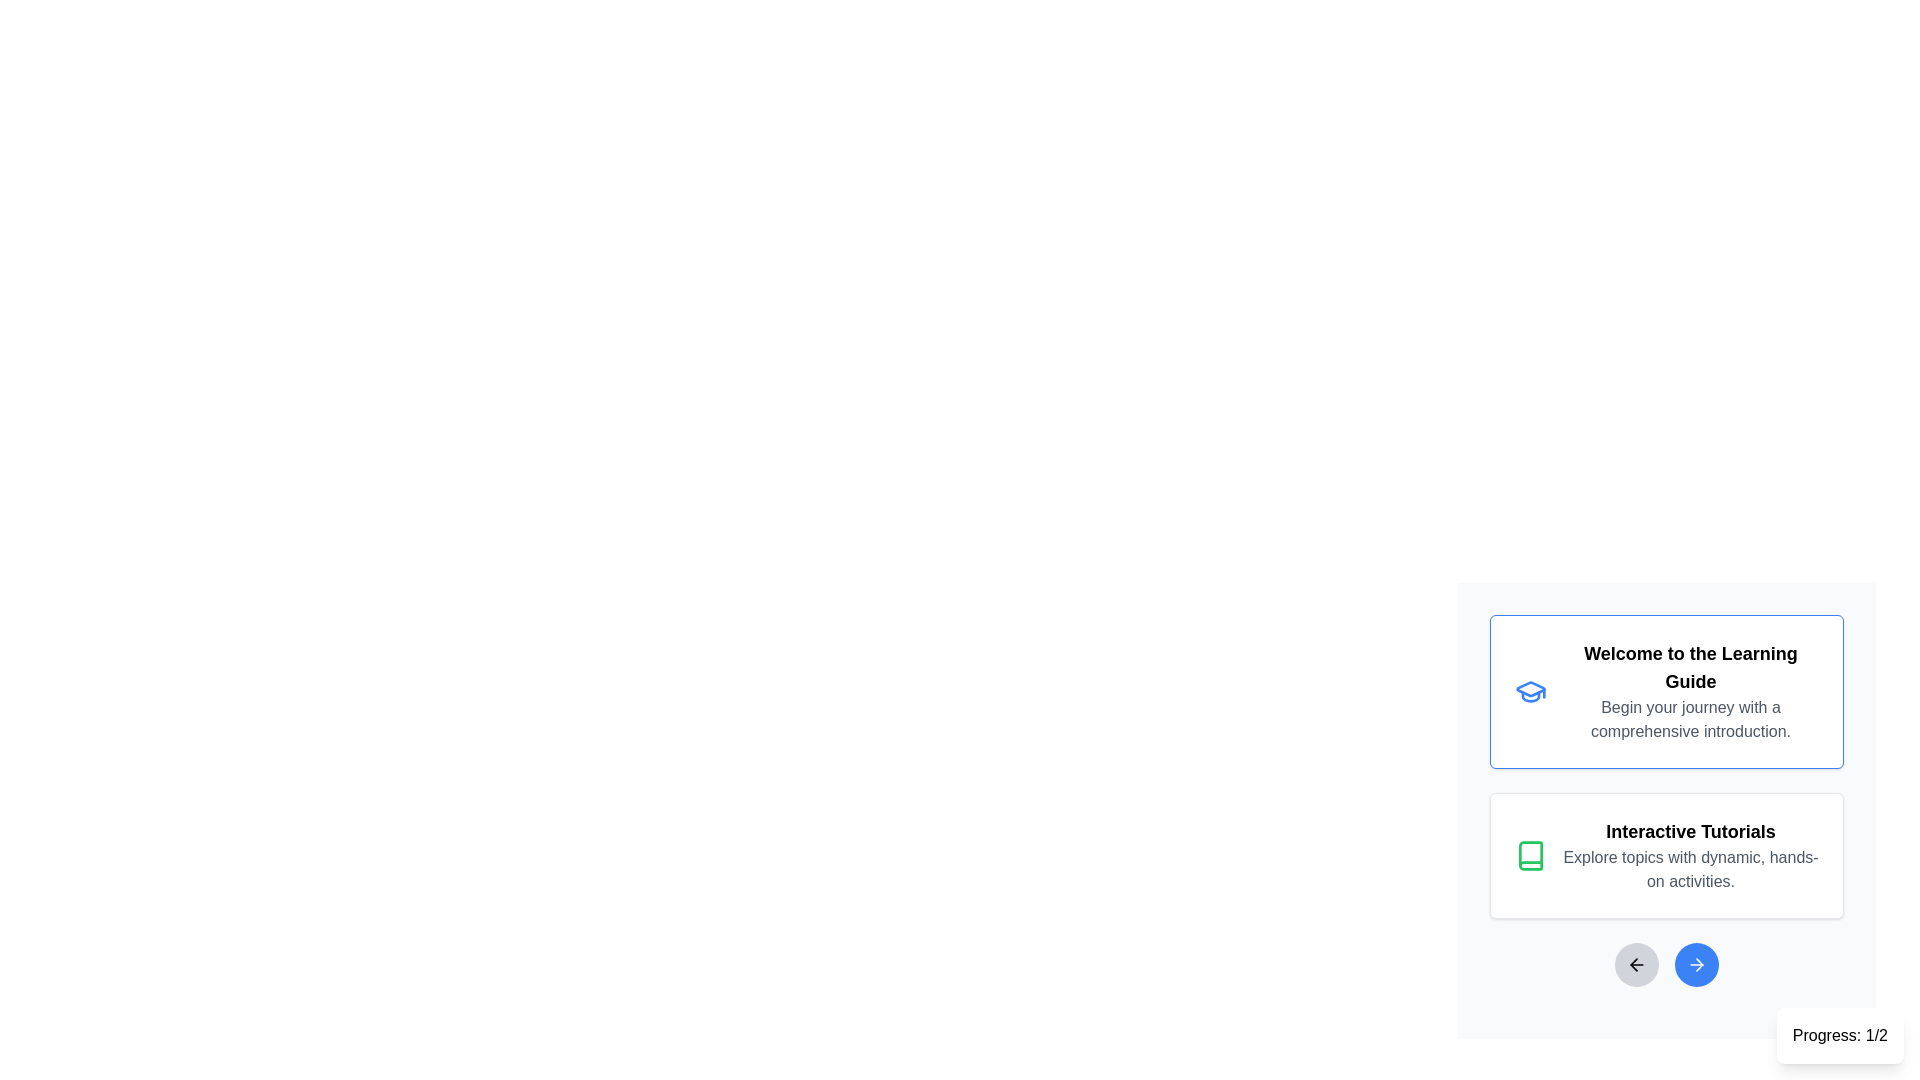  Describe the element at coordinates (1666, 963) in the screenshot. I see `the blue circular button with a right-pointing arrow` at that location.